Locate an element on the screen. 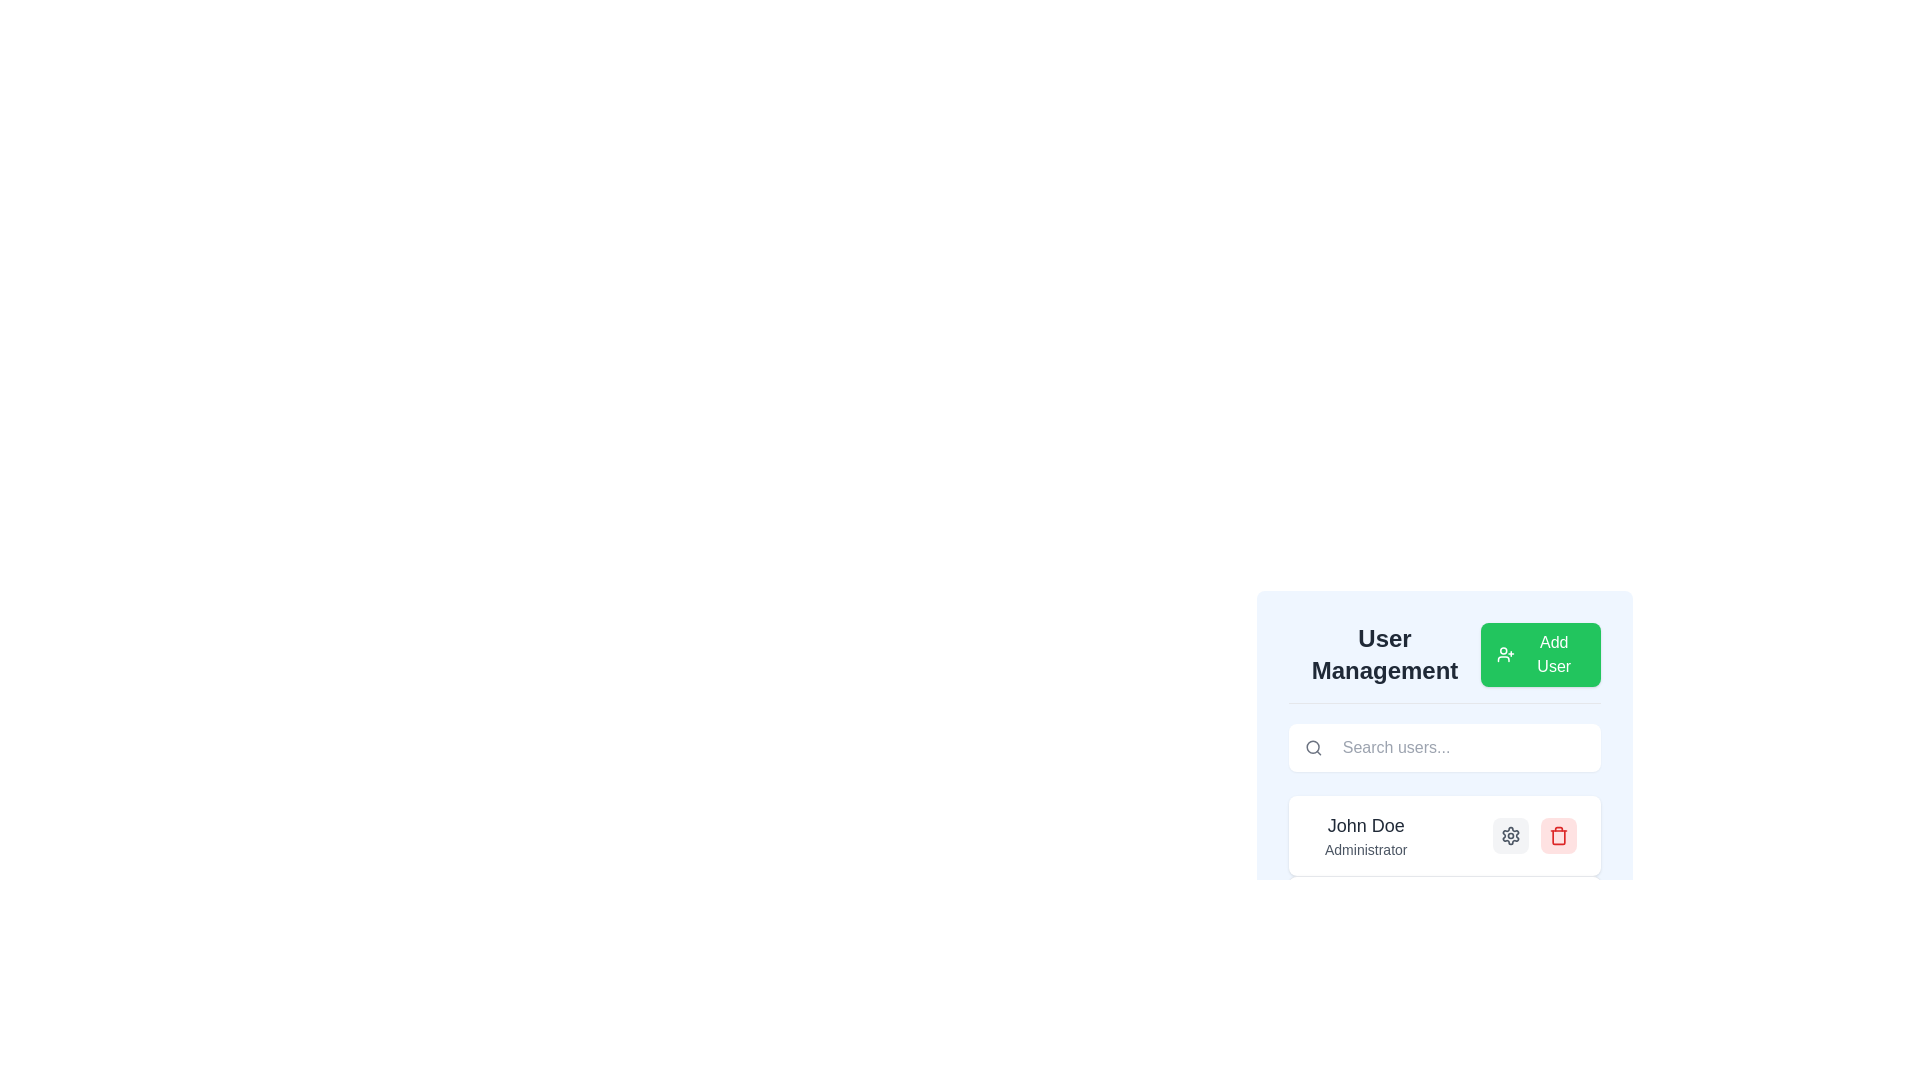  the small gray magnifying glass-shaped icon representing search functionality, located at the leftmost part of the search input field marked 'Search users...' is located at coordinates (1313, 748).